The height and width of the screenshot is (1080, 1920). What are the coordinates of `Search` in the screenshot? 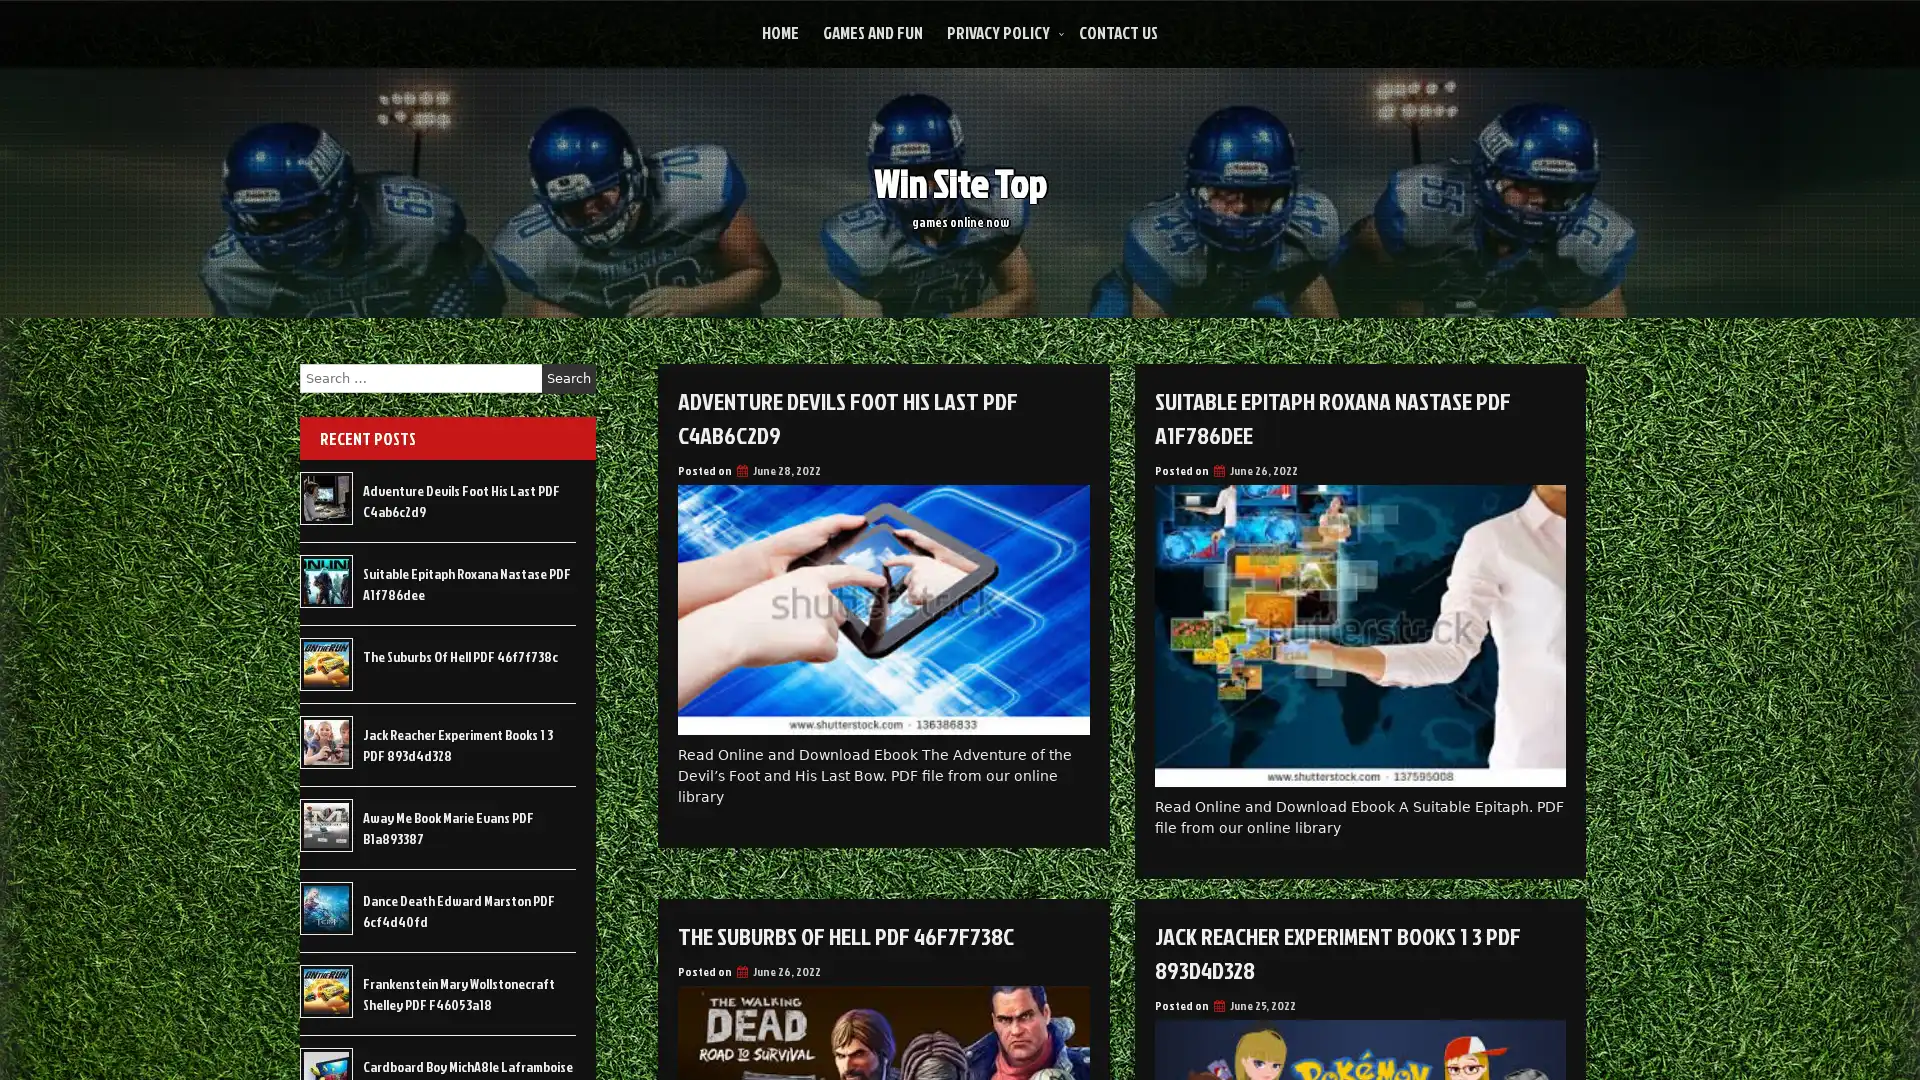 It's located at (568, 378).